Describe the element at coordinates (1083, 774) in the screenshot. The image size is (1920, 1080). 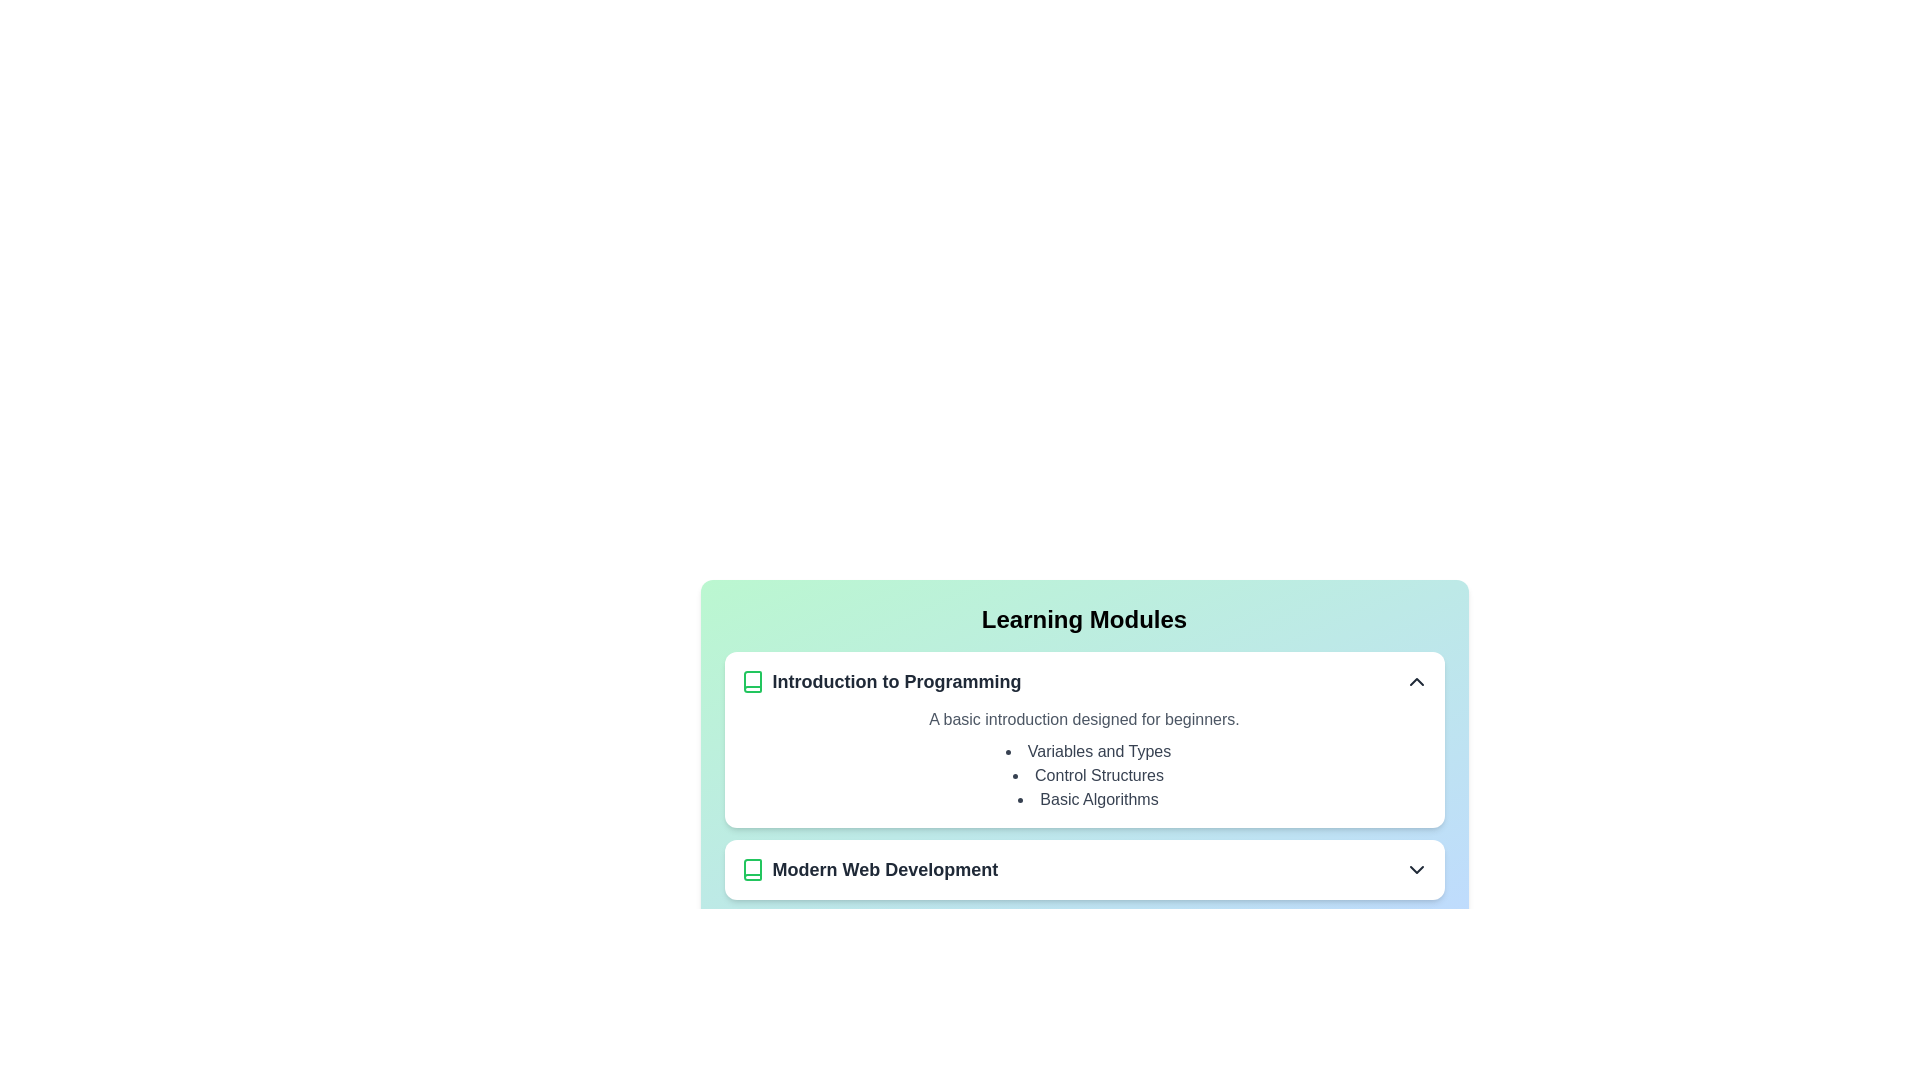
I see `the individual topics in the 'Introduction to Programming' collapsible section for more details, as this section presents an overview and lists the topics` at that location.